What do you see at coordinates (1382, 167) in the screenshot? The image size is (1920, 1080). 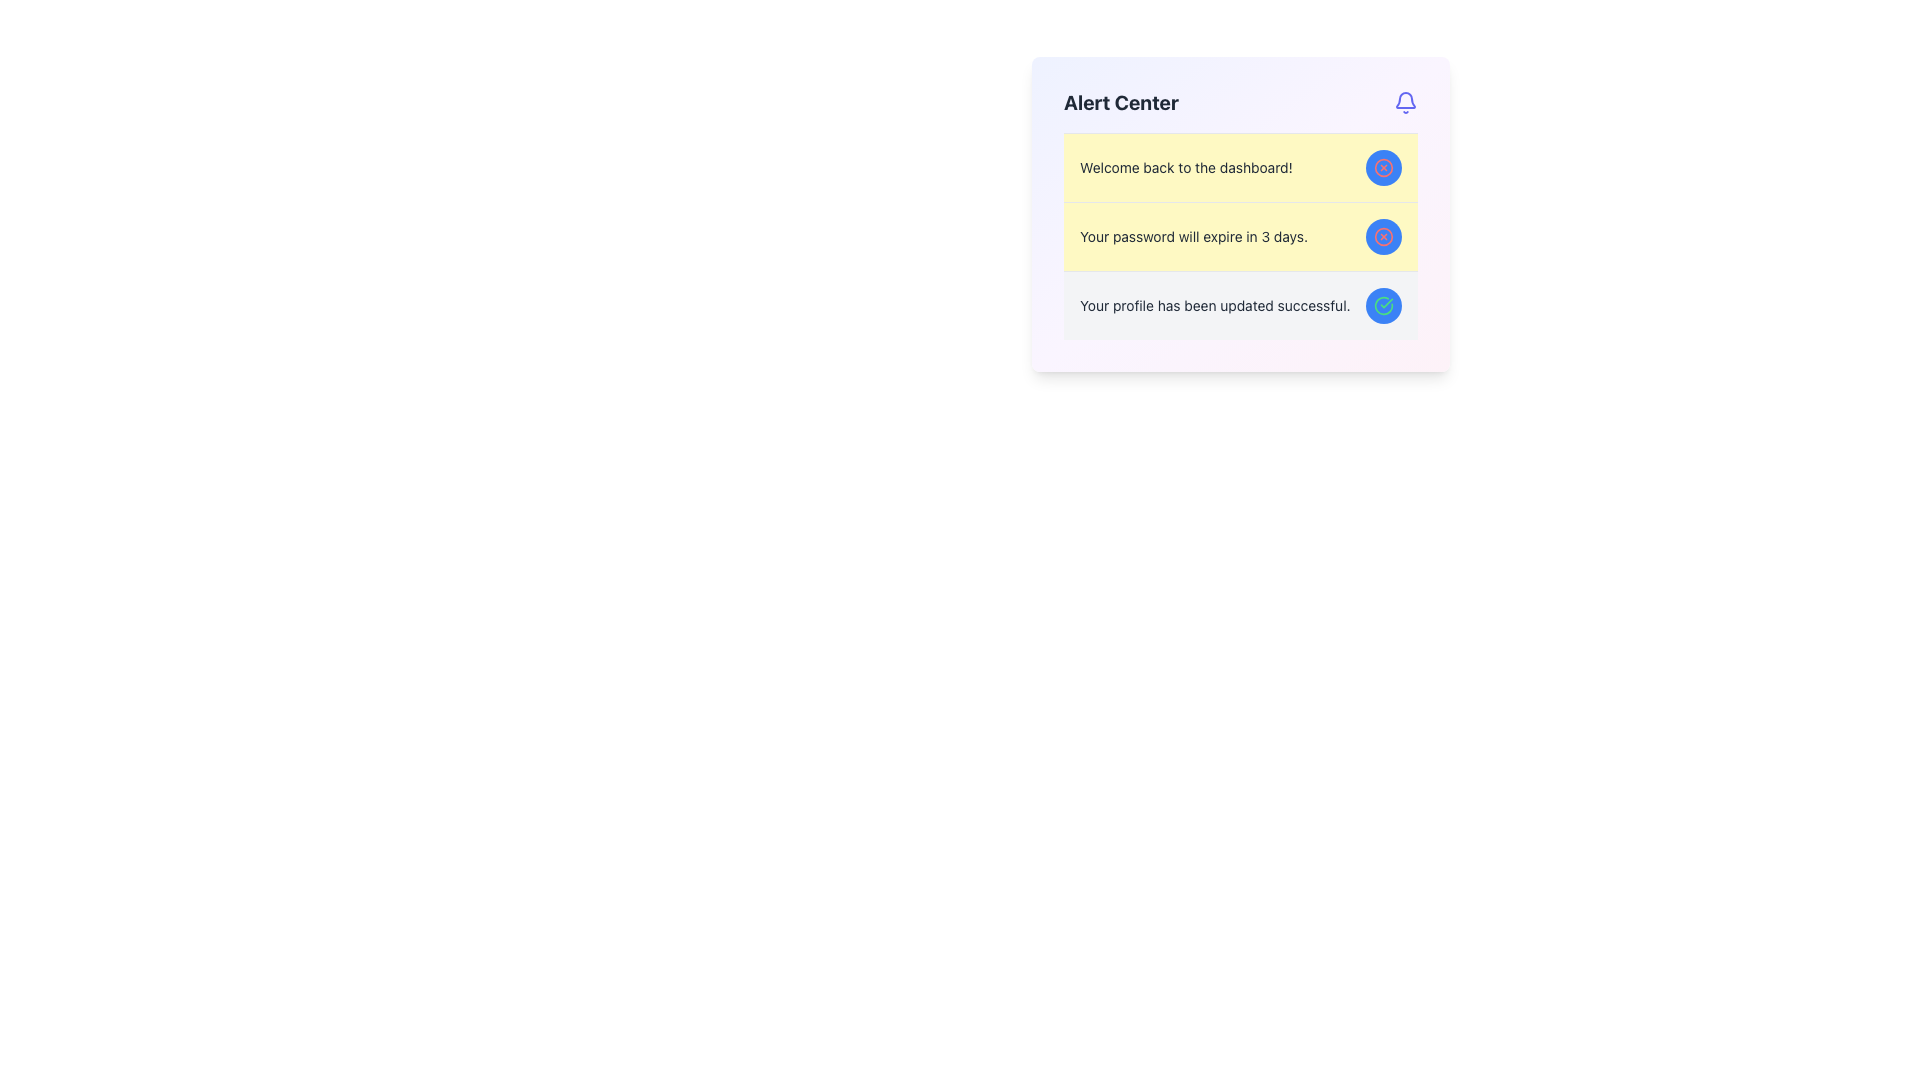 I see `the circular button with a blue background and a red X icon` at bounding box center [1382, 167].